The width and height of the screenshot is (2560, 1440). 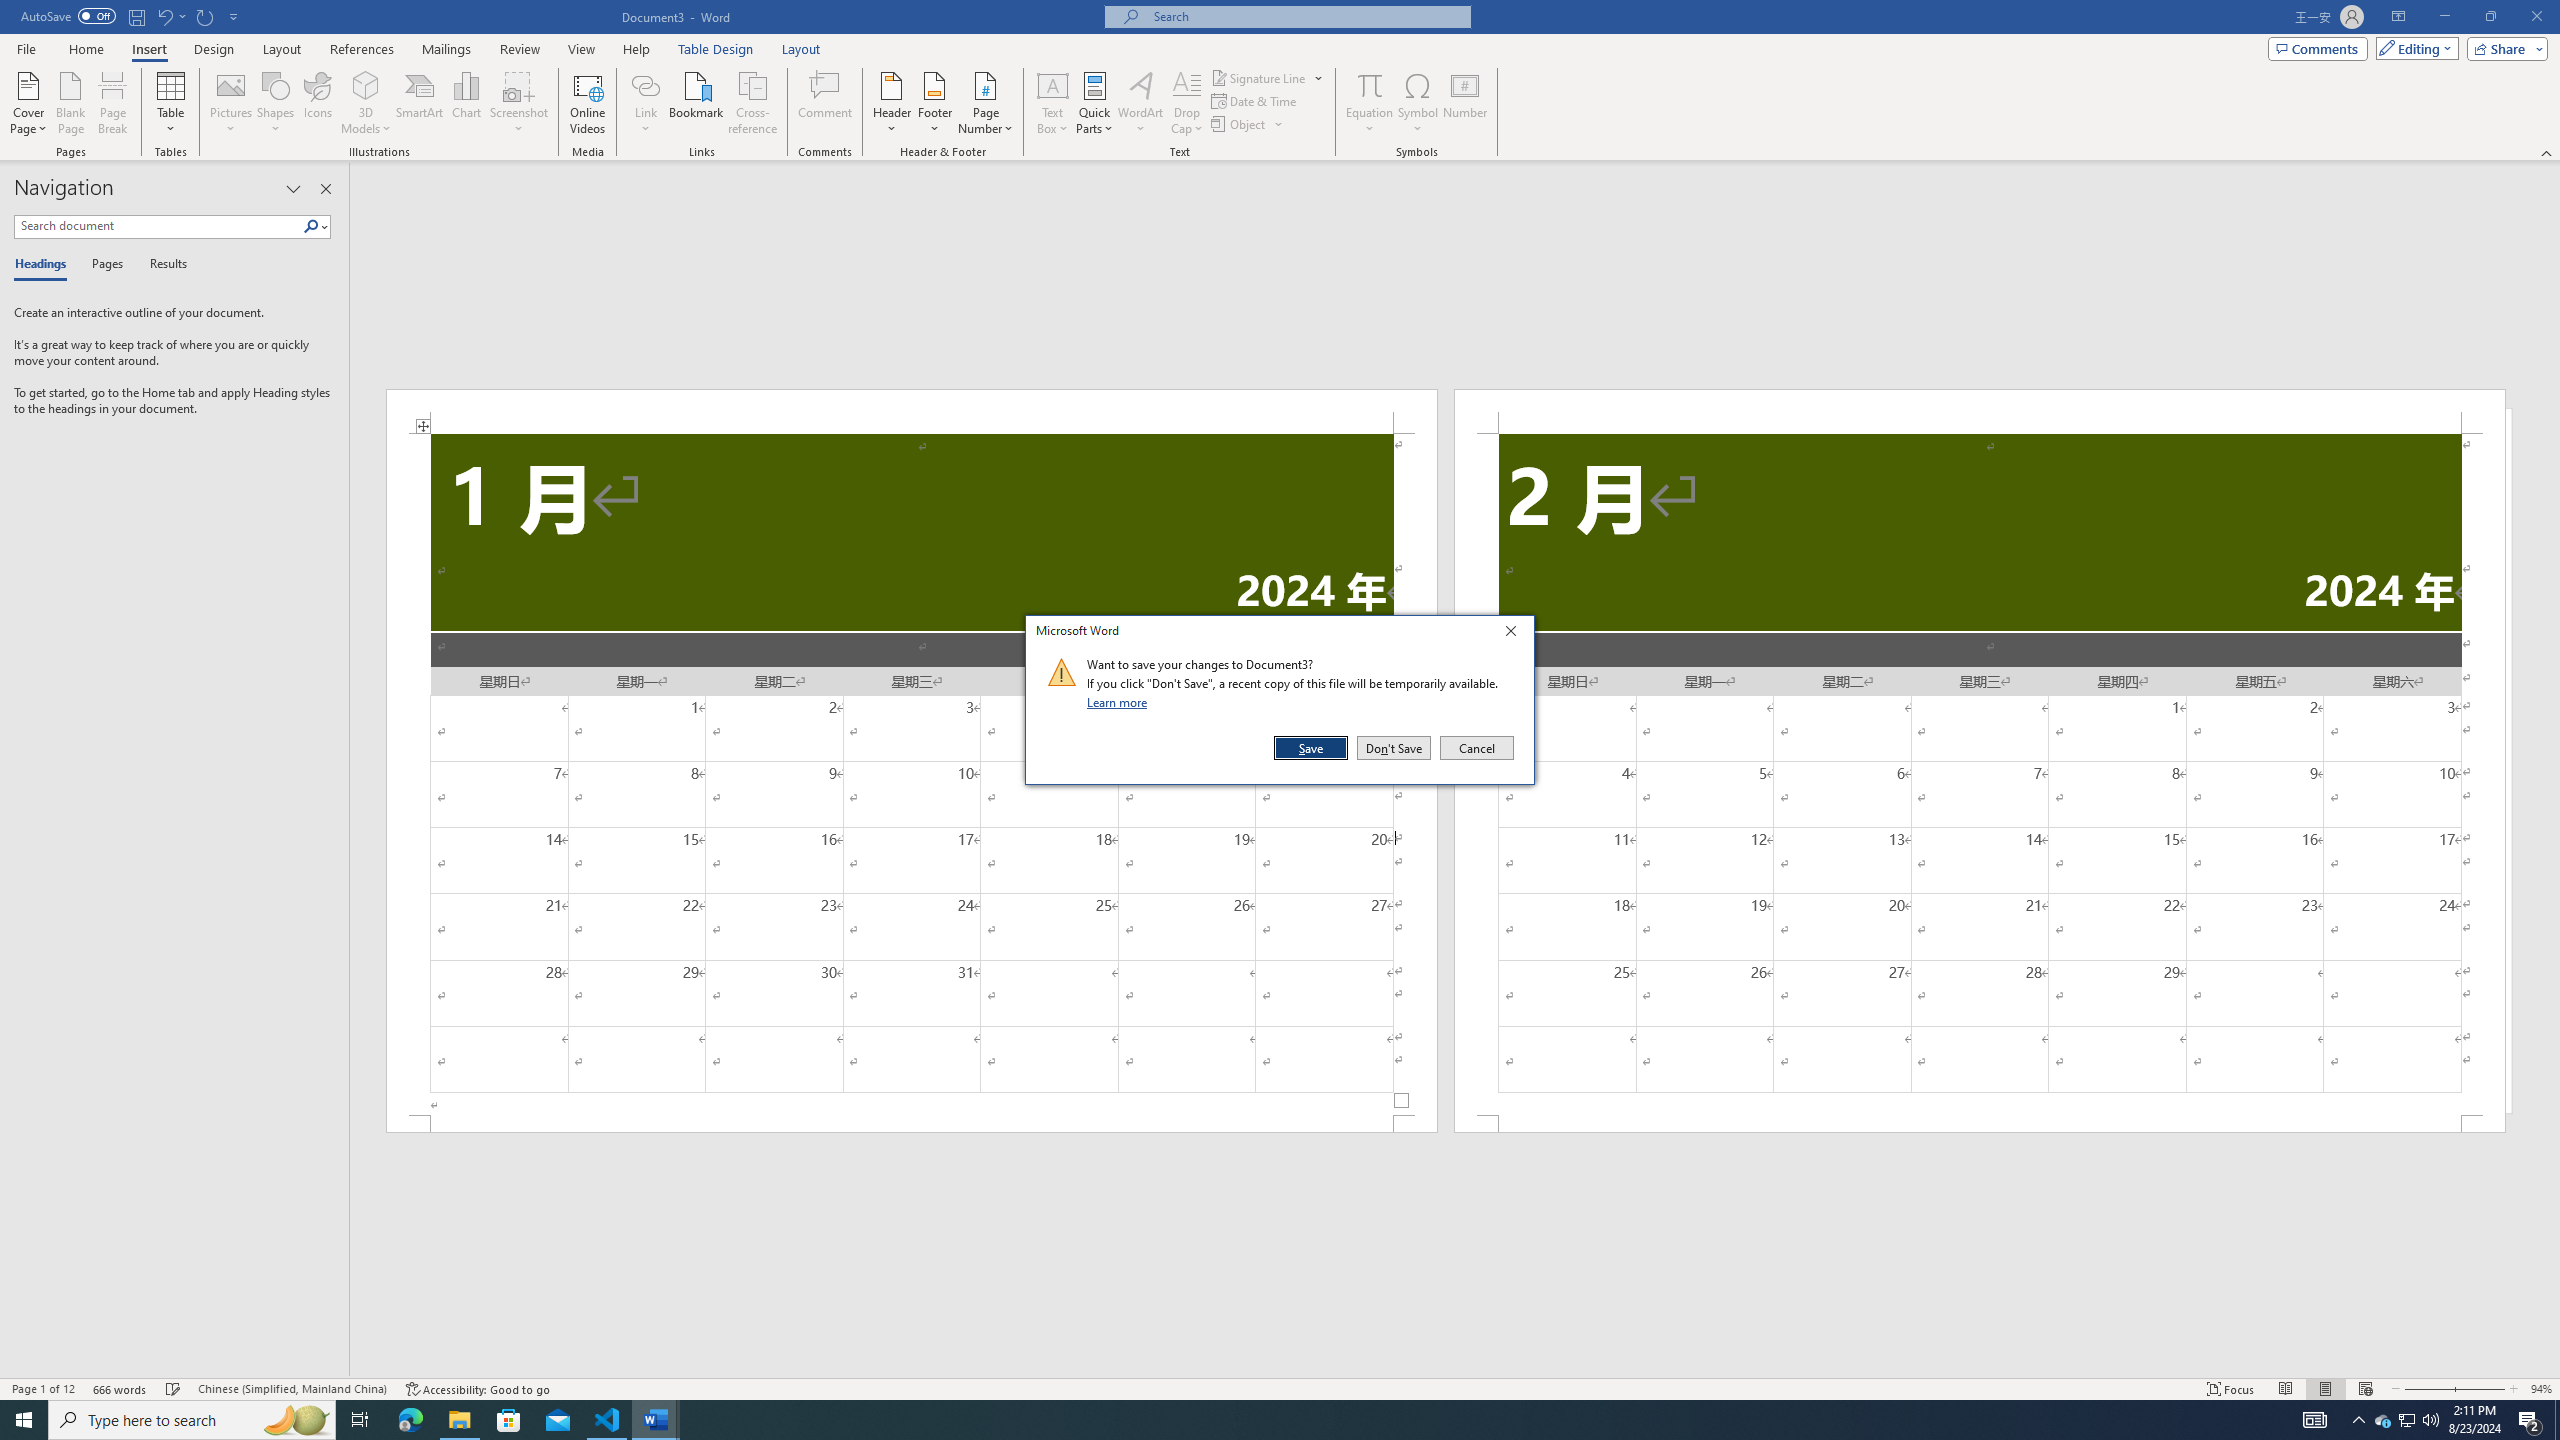 I want to click on 'Chart...', so click(x=466, y=103).